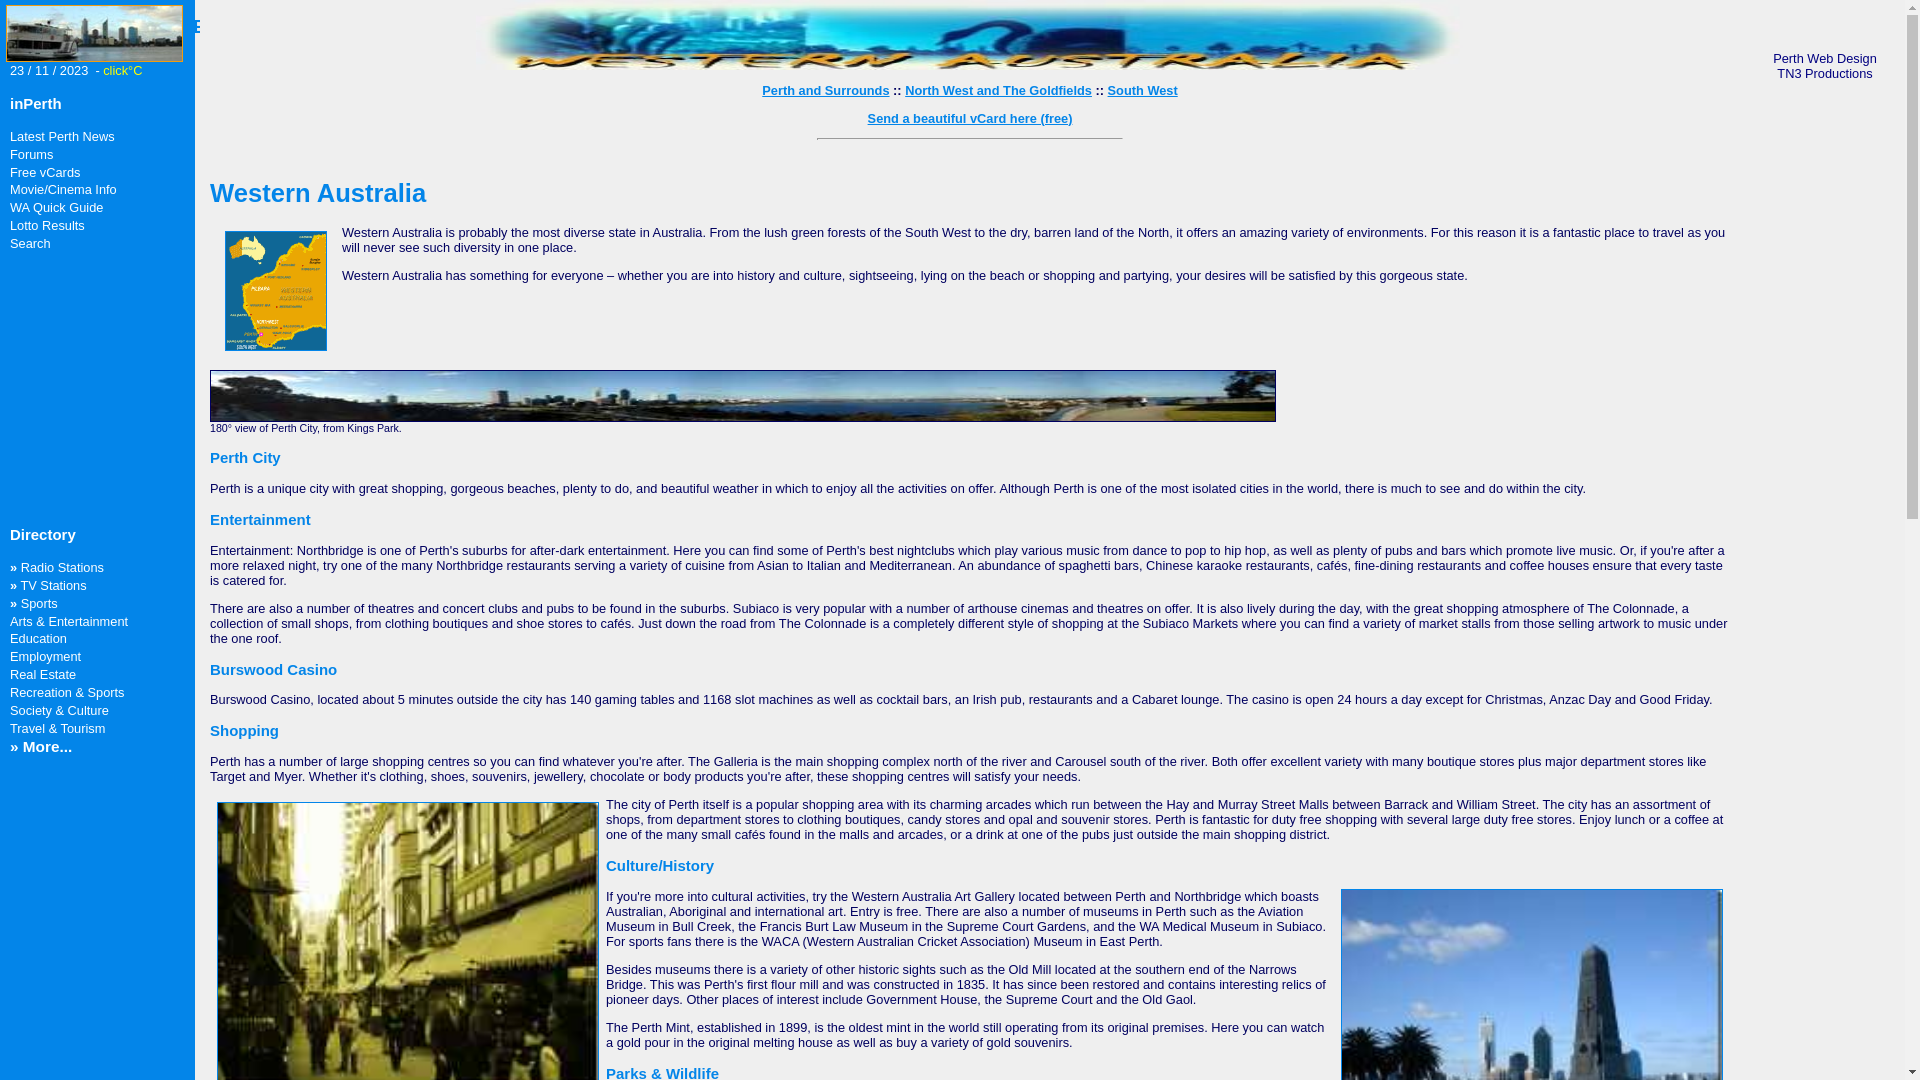  I want to click on 'Advertisement', so click(70, 390).